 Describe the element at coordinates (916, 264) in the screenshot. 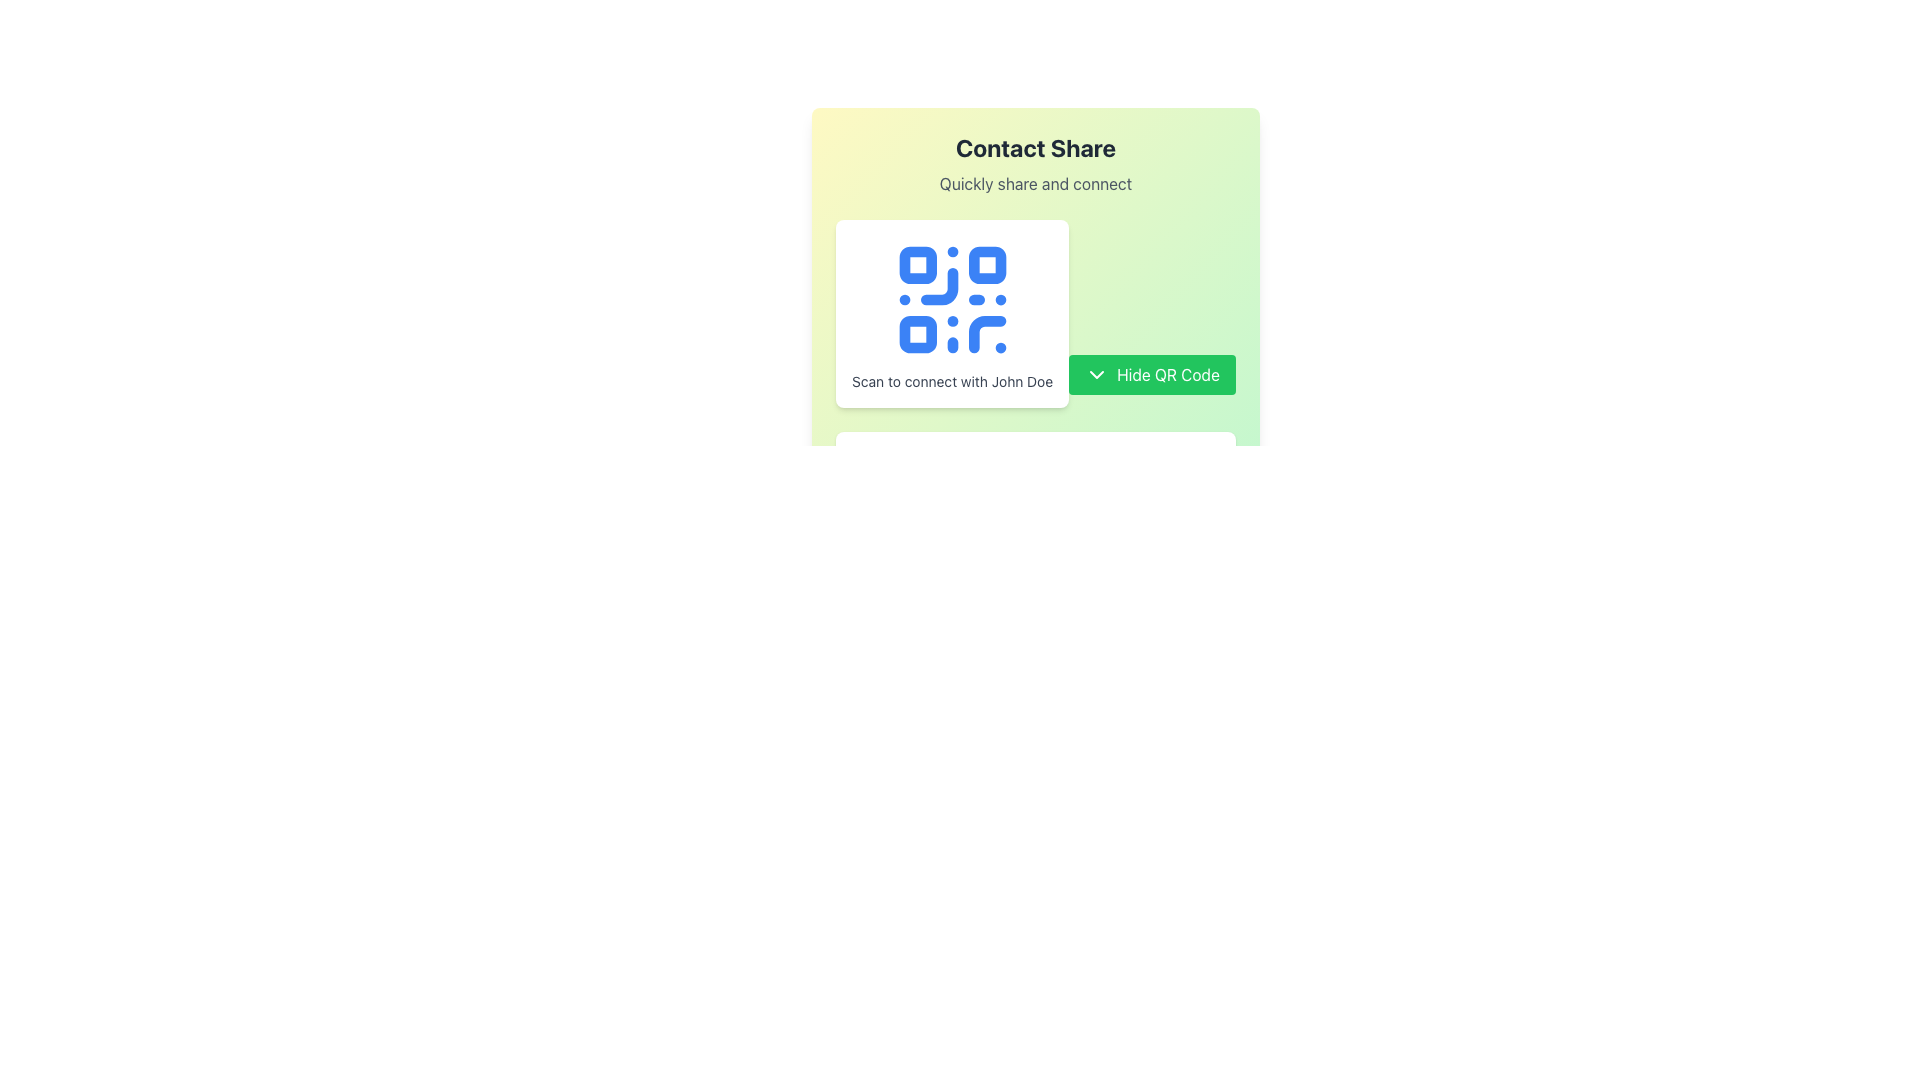

I see `the top-left decorative square element of the QR code, which is located below the heading 'Contact Share'` at that location.